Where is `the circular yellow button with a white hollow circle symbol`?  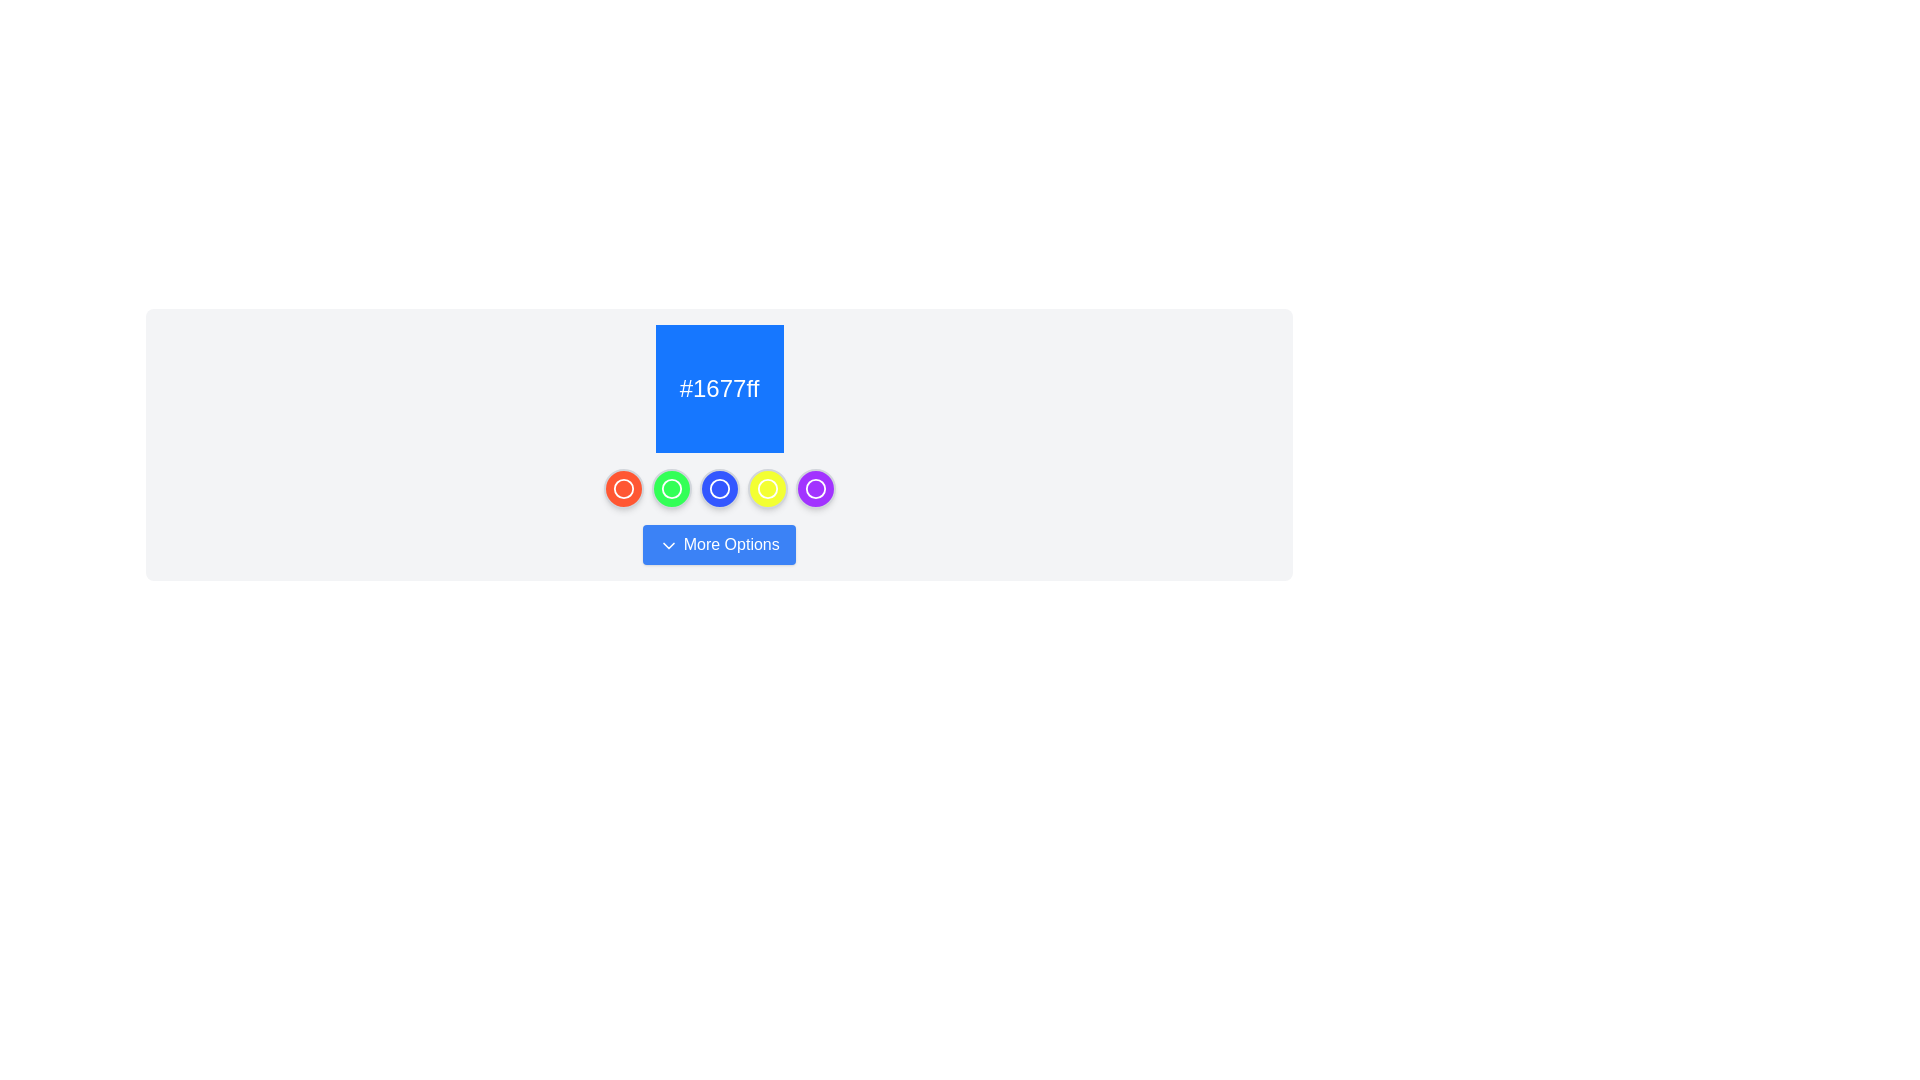
the circular yellow button with a white hollow circle symbol is located at coordinates (766, 489).